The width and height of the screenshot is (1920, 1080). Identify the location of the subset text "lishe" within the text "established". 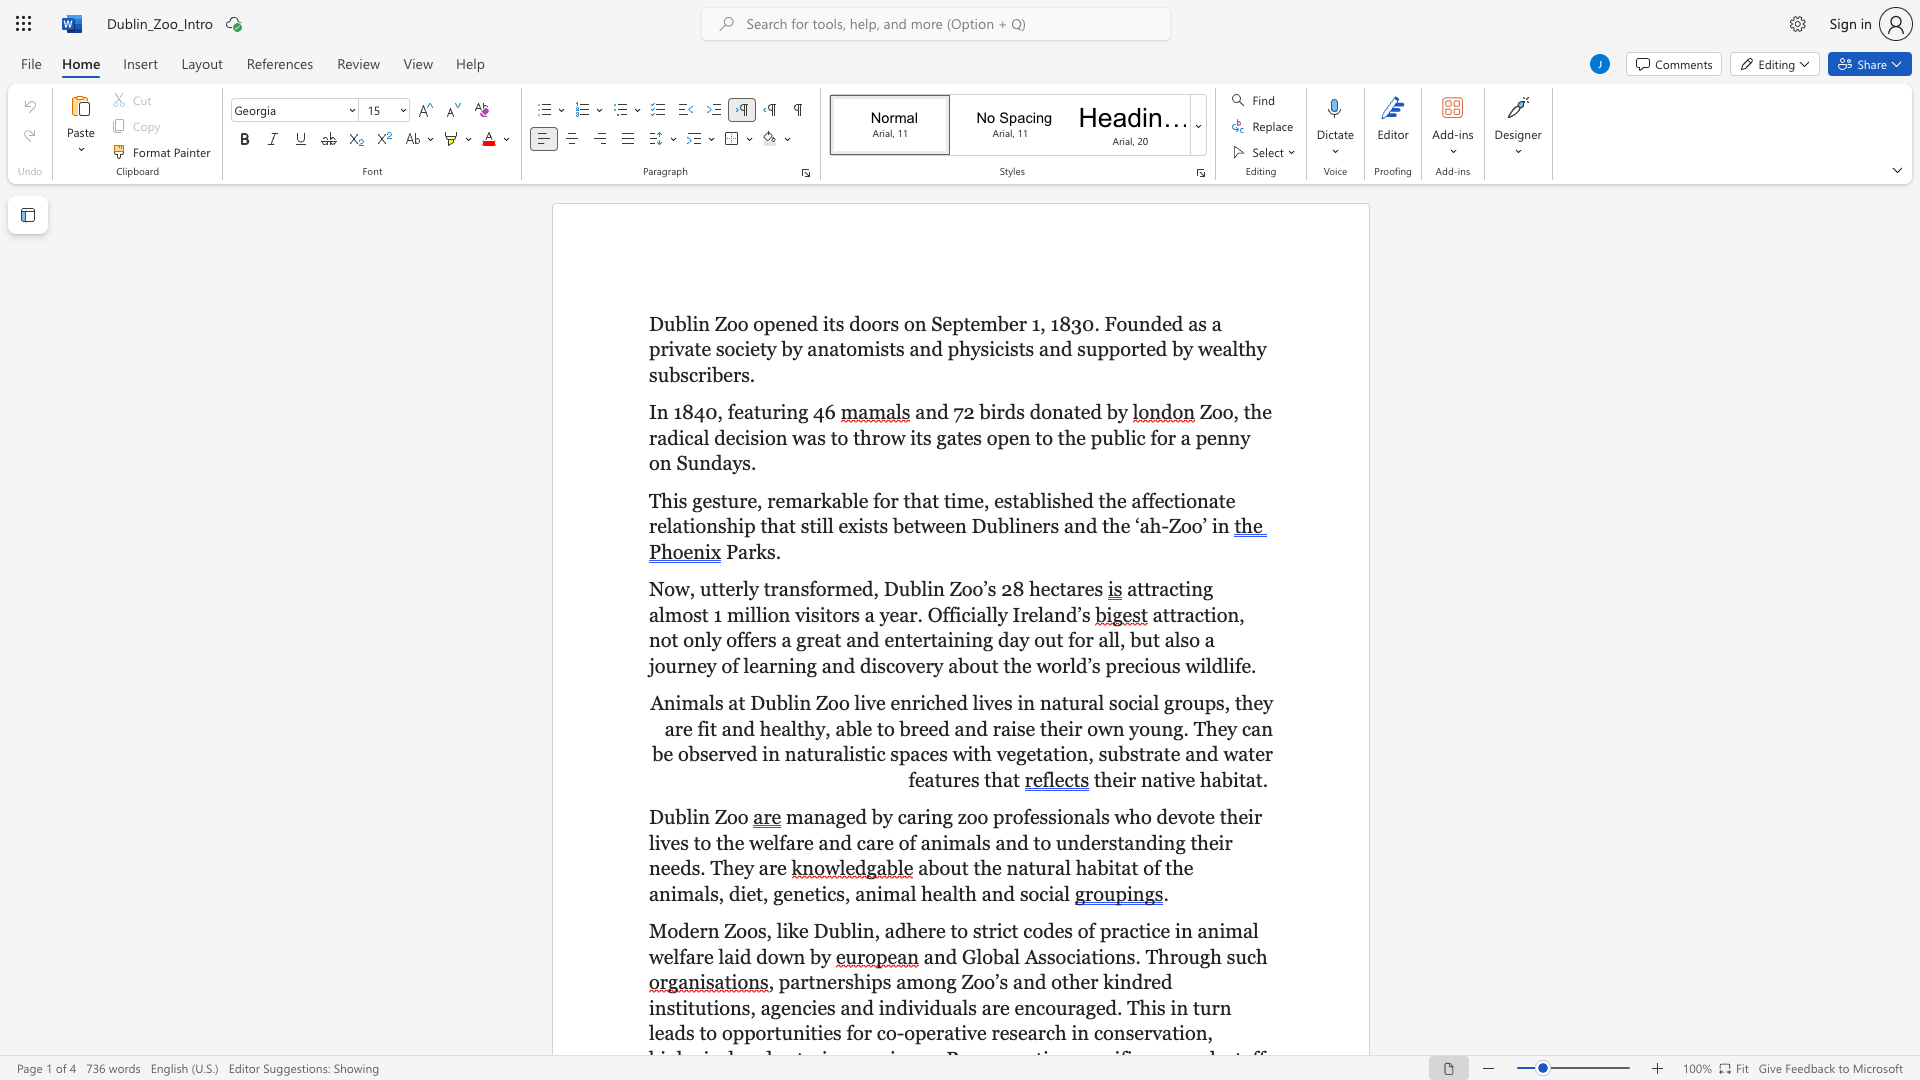
(1040, 499).